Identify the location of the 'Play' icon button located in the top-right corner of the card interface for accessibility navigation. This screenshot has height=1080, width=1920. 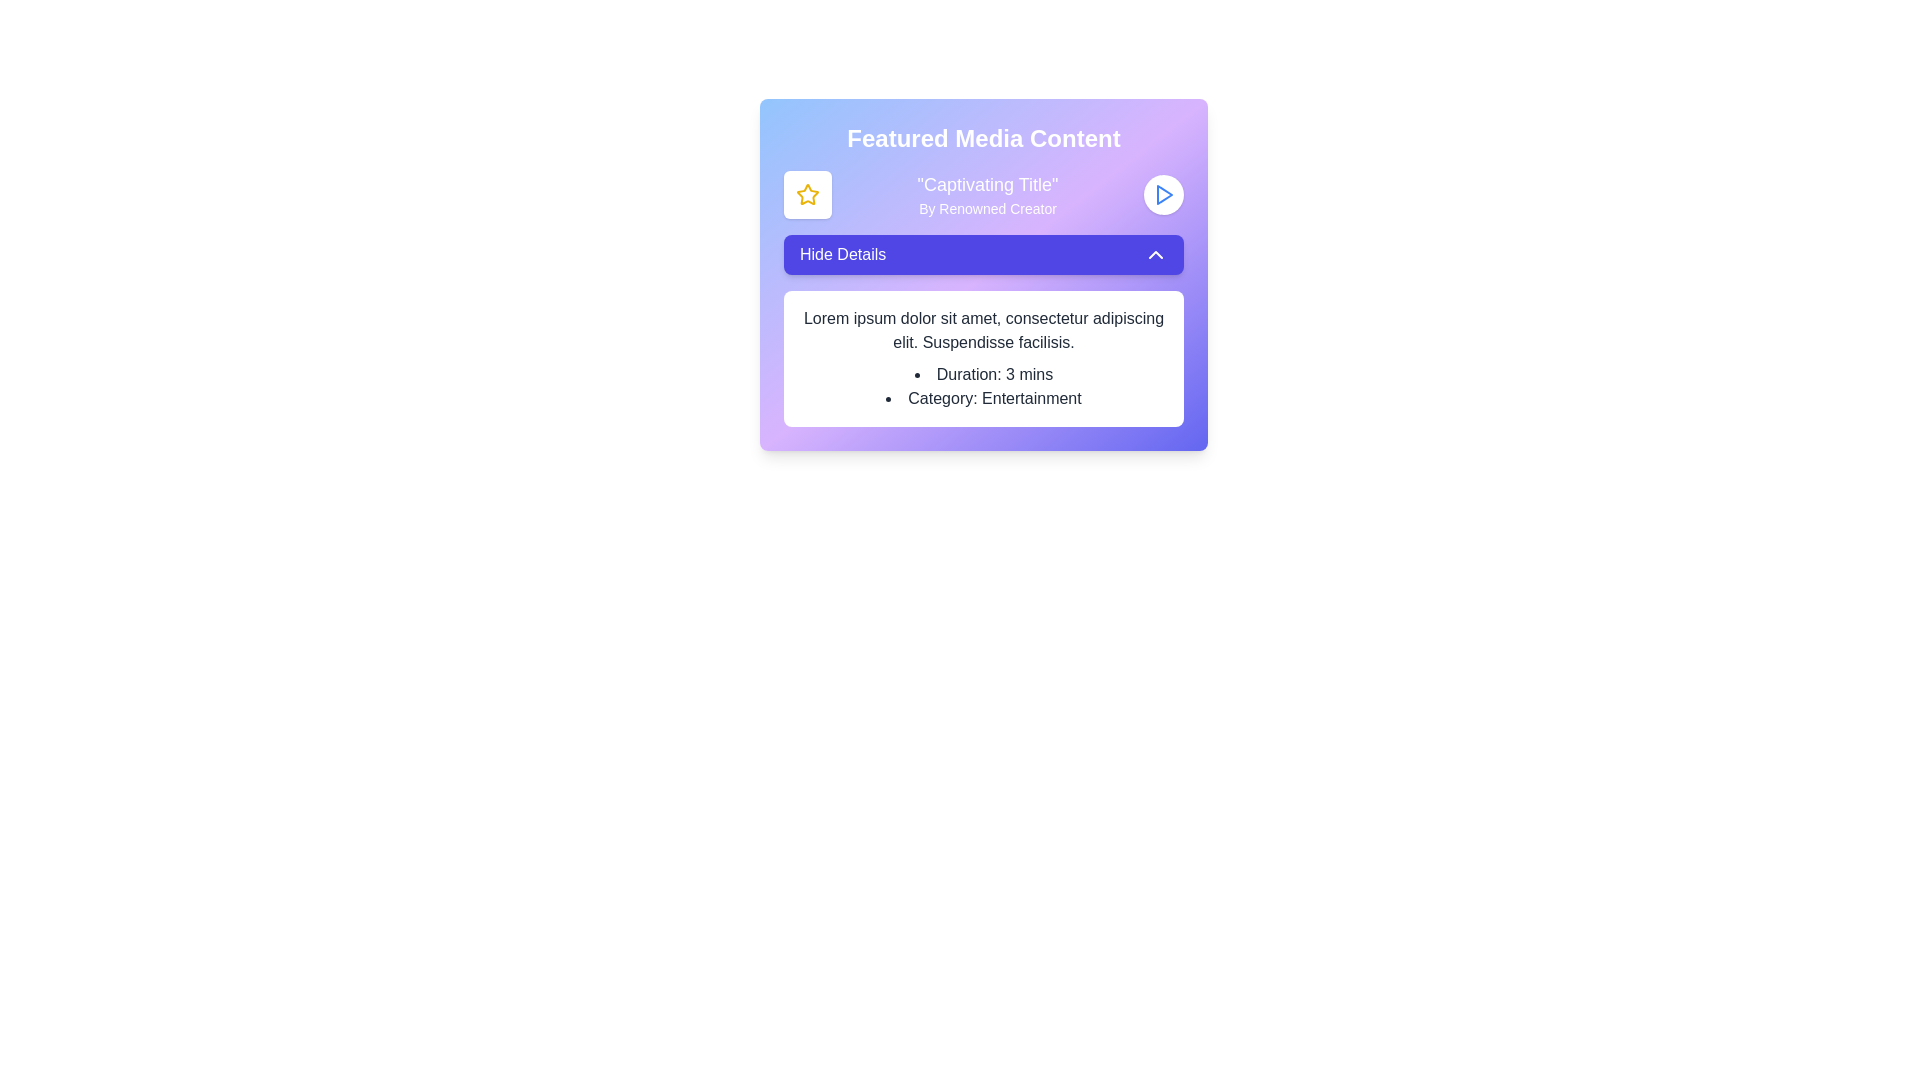
(1165, 195).